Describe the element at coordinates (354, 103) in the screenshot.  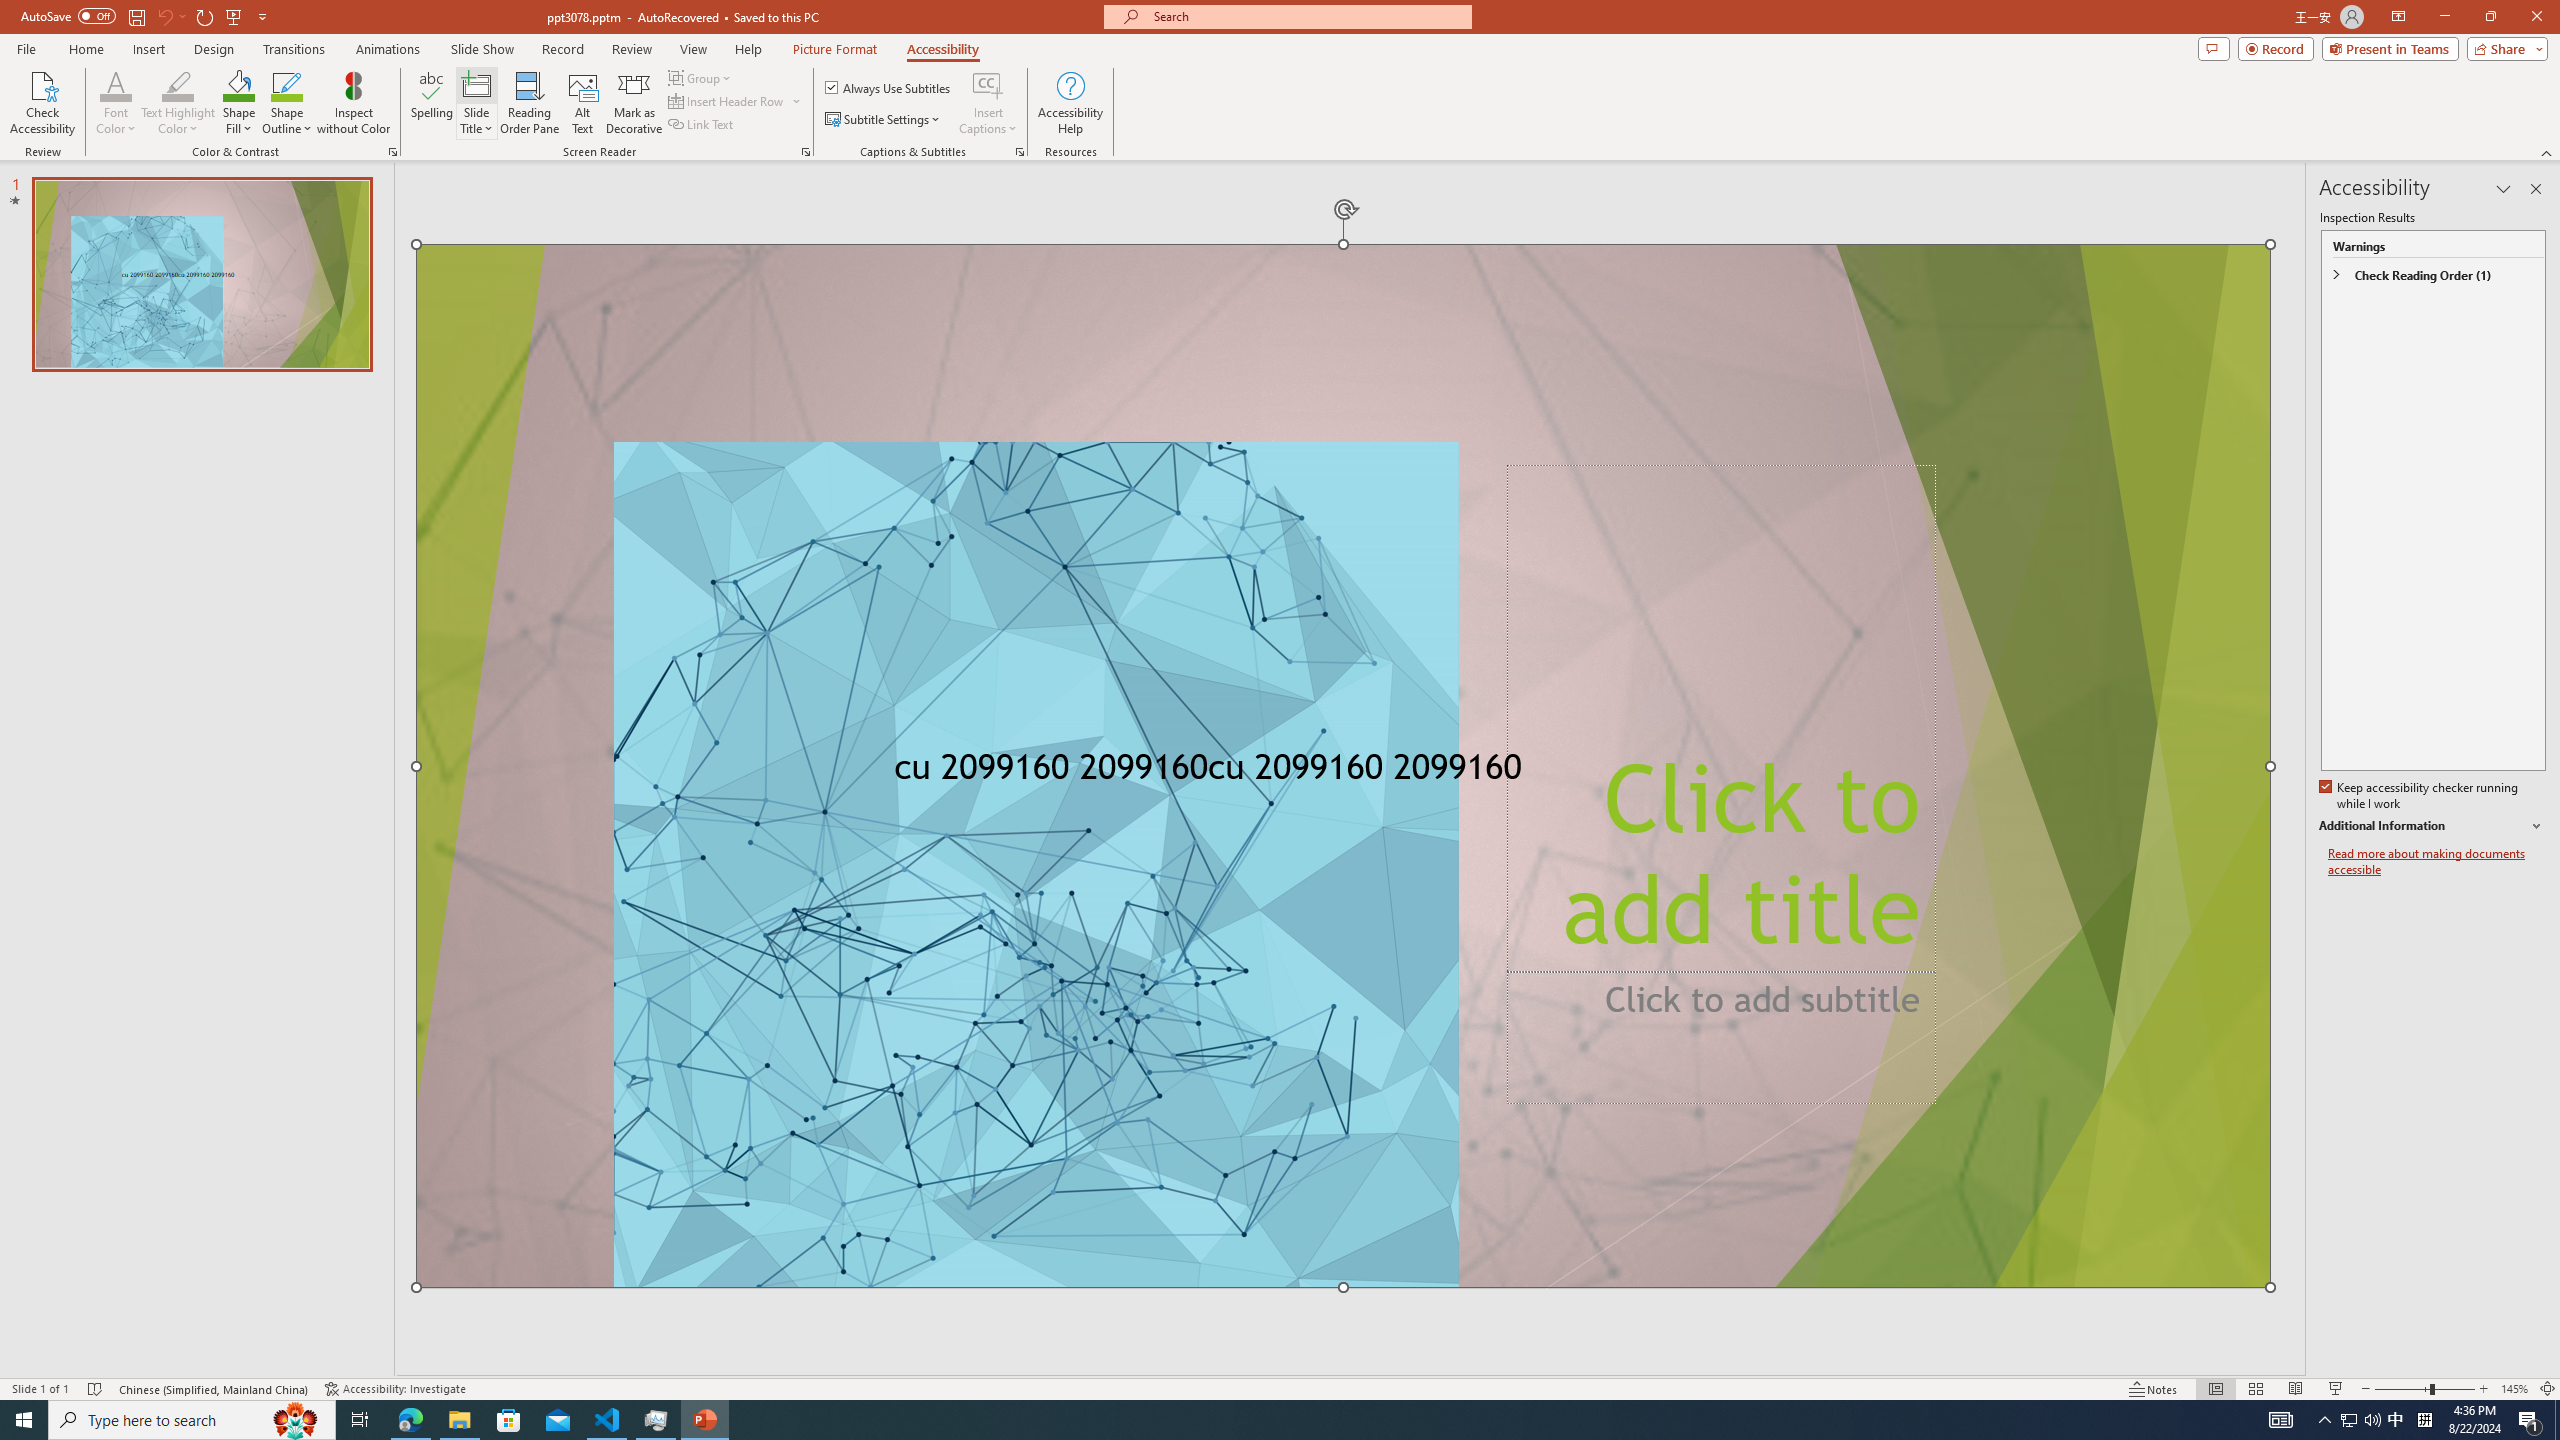
I see `'Inspect without Color'` at that location.